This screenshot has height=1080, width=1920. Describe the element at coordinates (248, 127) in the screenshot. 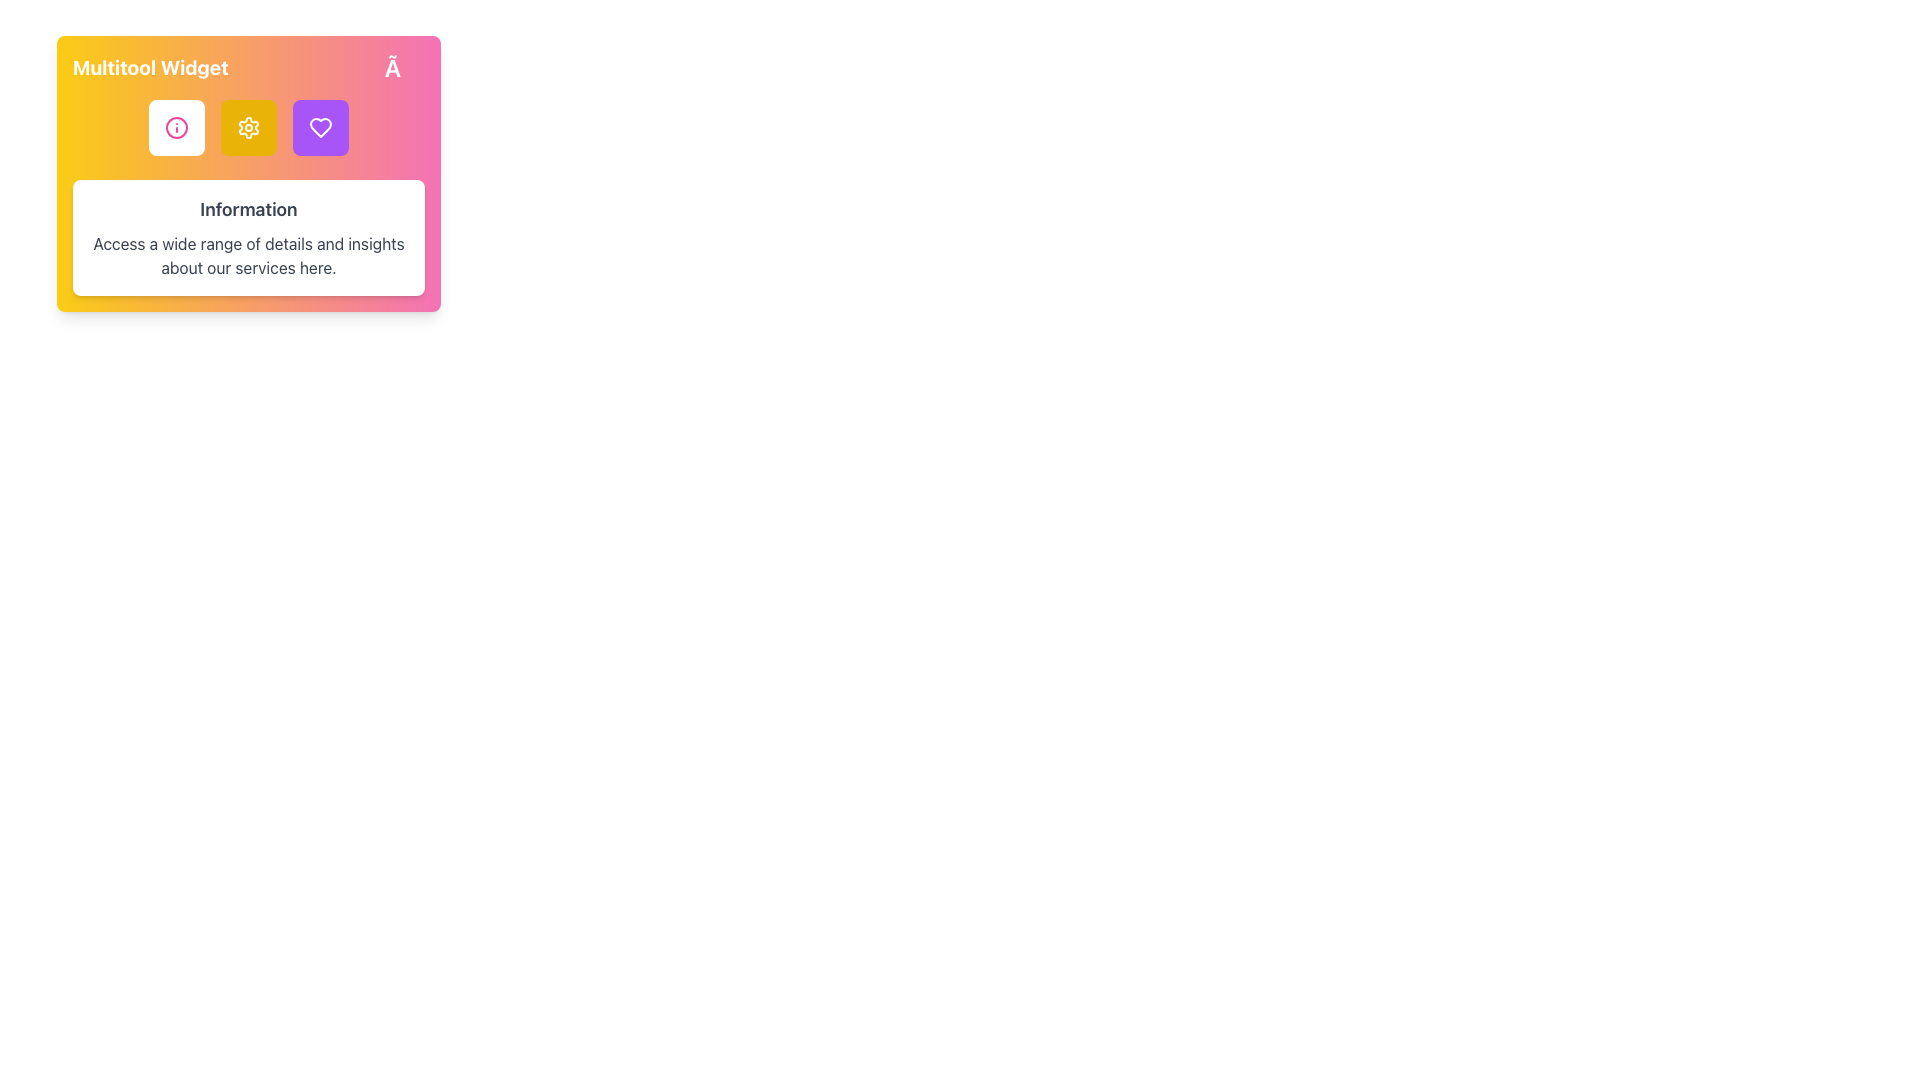

I see `the settings icon, which is the second icon from the left in a row of three icons at the top of a card` at that location.